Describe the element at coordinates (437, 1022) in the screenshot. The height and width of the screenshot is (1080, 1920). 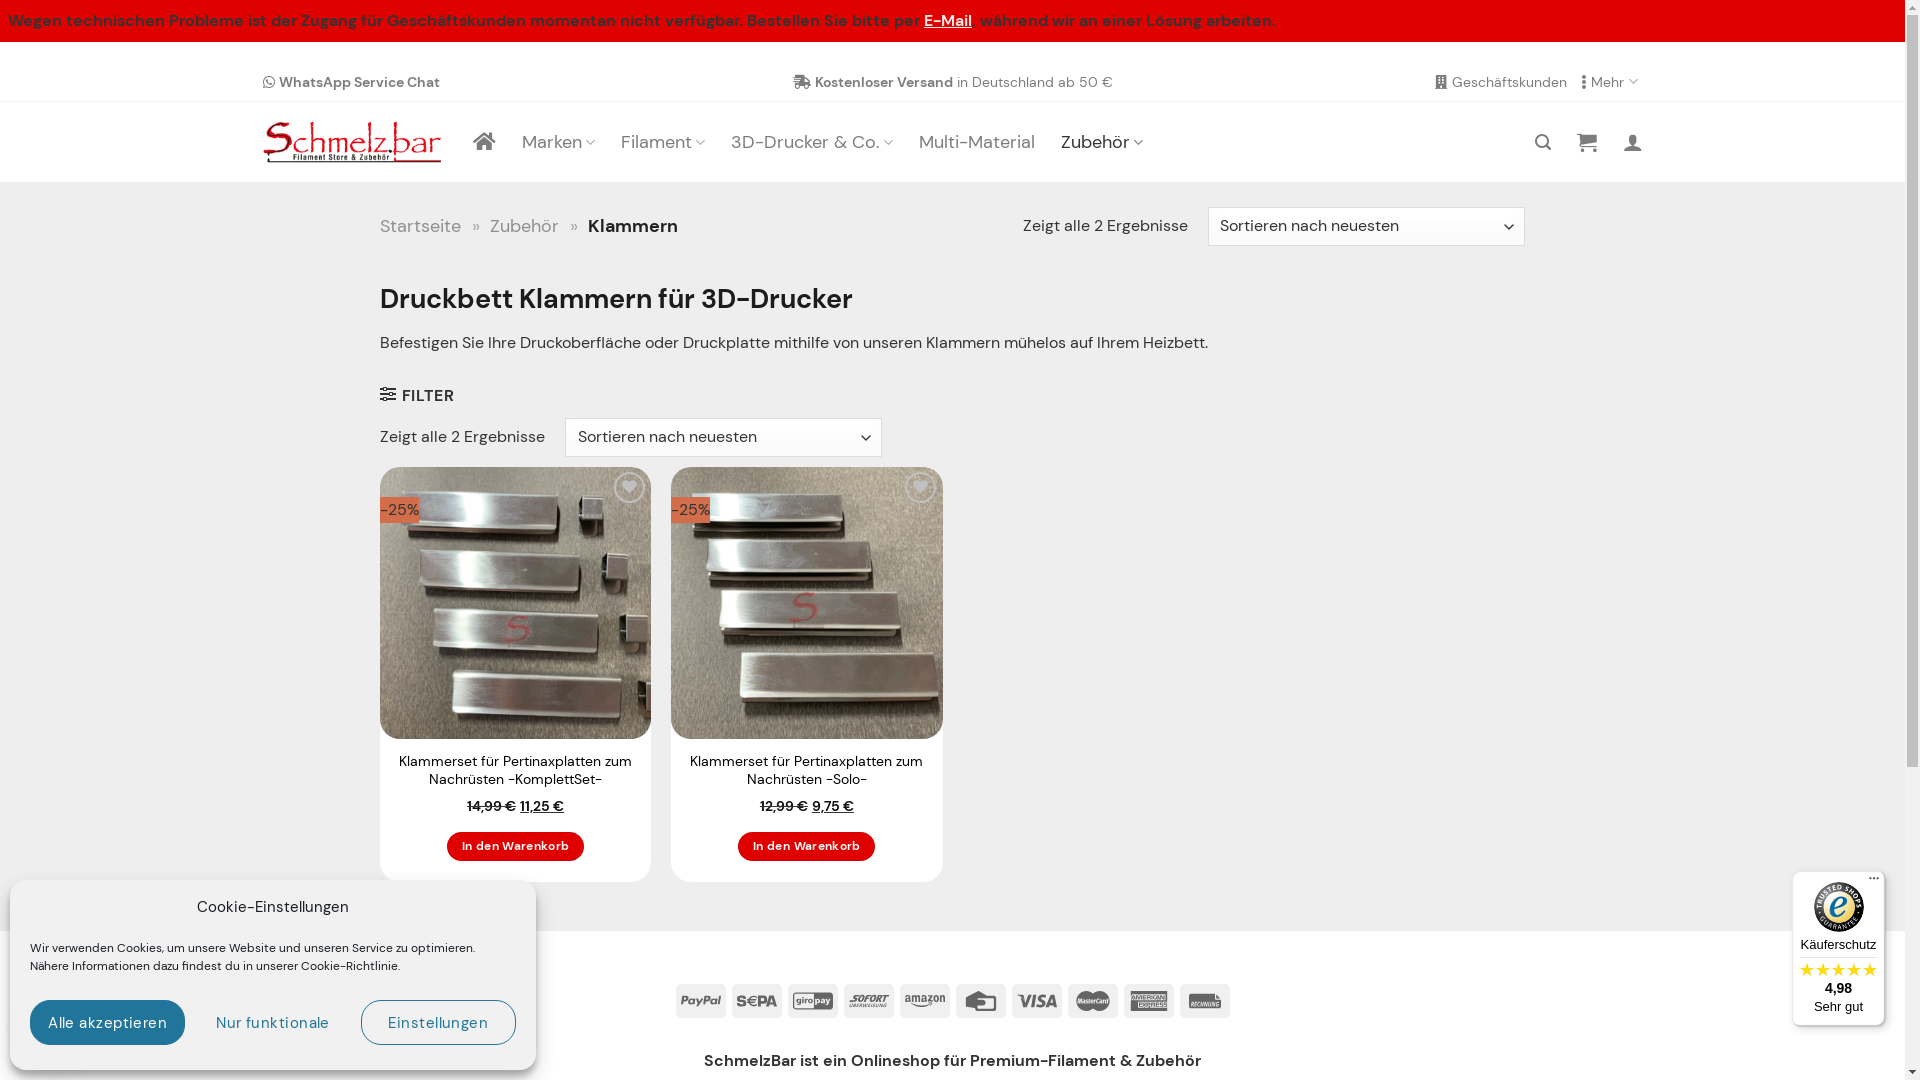
I see `'Einstellungen'` at that location.